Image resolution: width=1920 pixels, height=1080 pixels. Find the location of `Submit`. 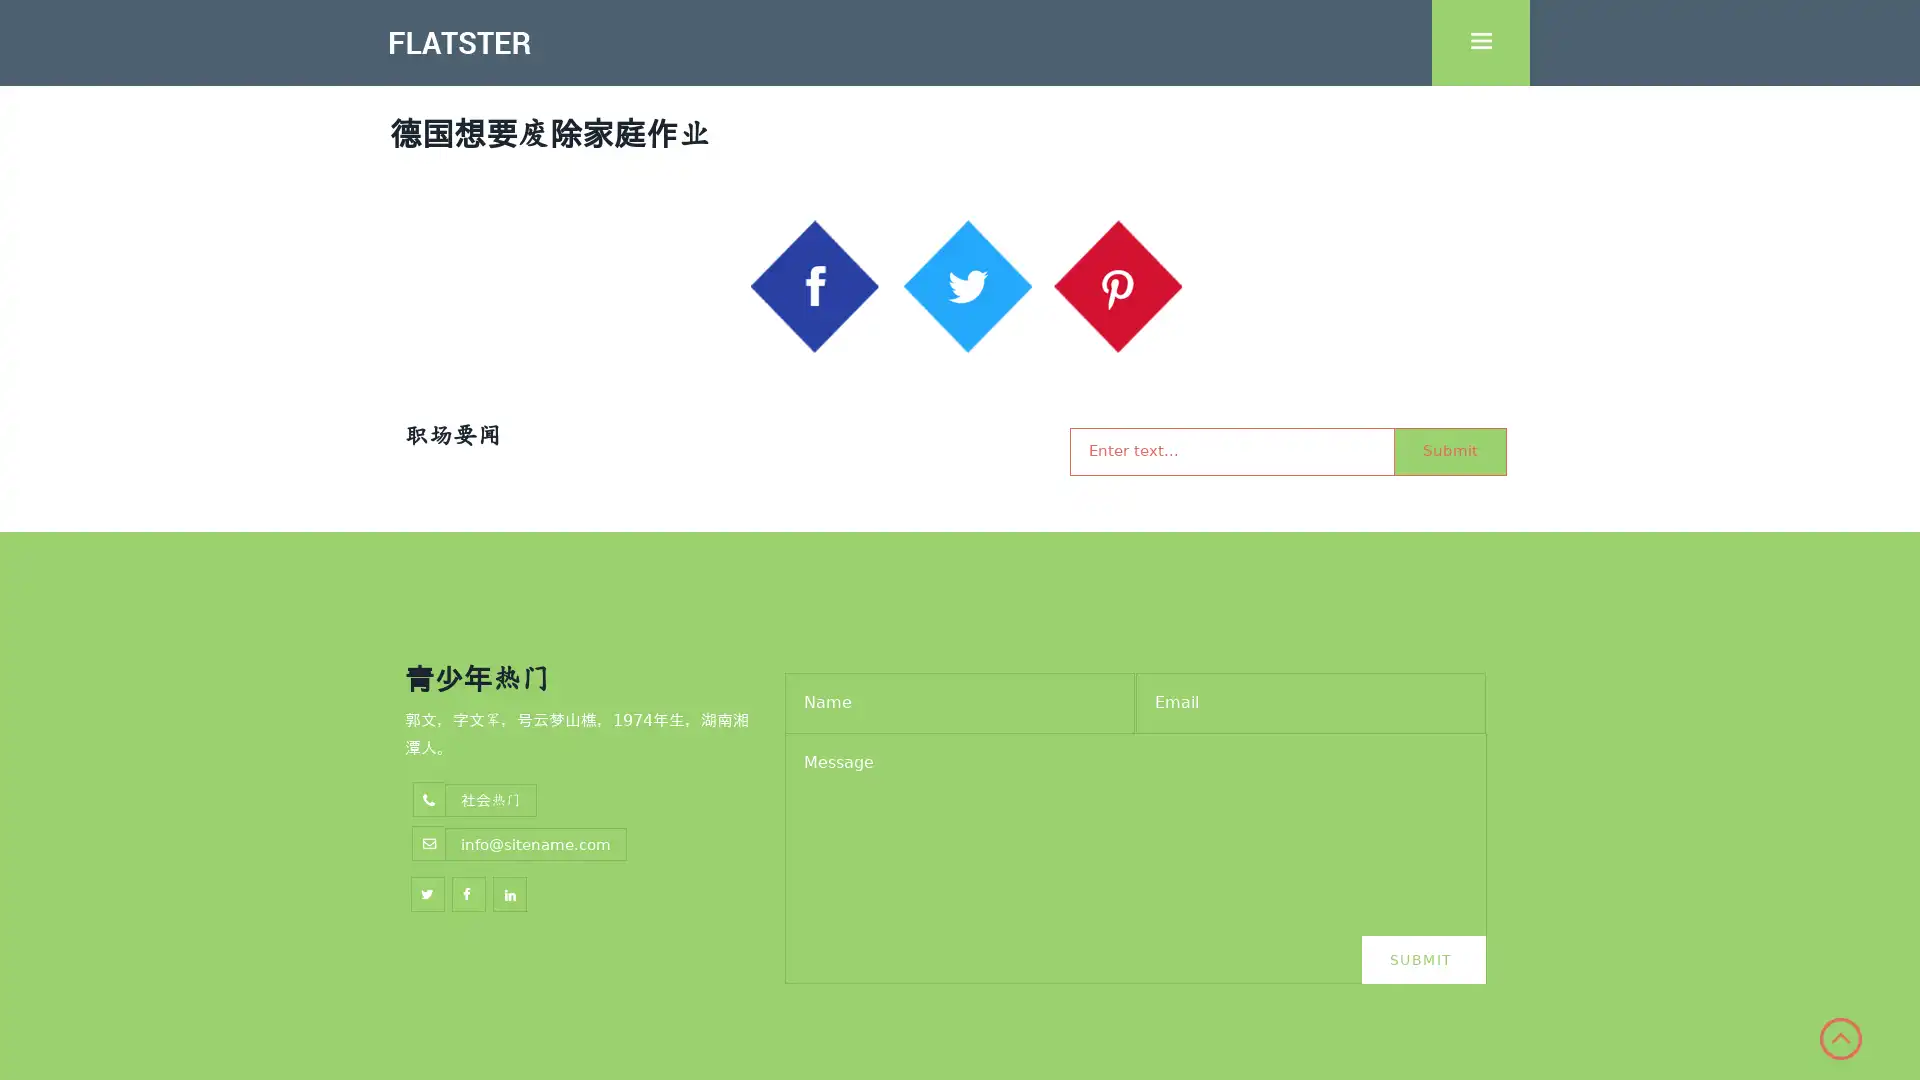

Submit is located at coordinates (1422, 958).